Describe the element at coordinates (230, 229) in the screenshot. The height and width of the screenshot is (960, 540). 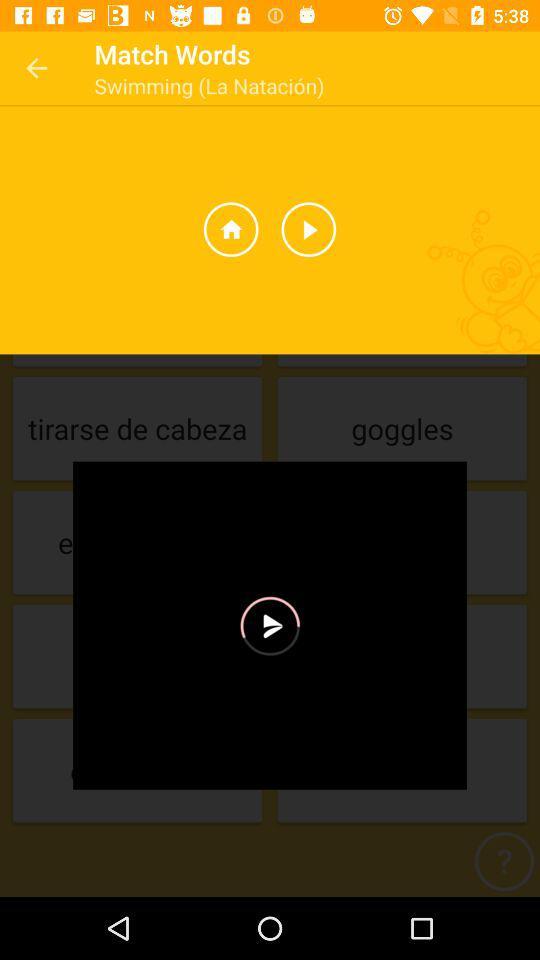
I see `the home icon` at that location.